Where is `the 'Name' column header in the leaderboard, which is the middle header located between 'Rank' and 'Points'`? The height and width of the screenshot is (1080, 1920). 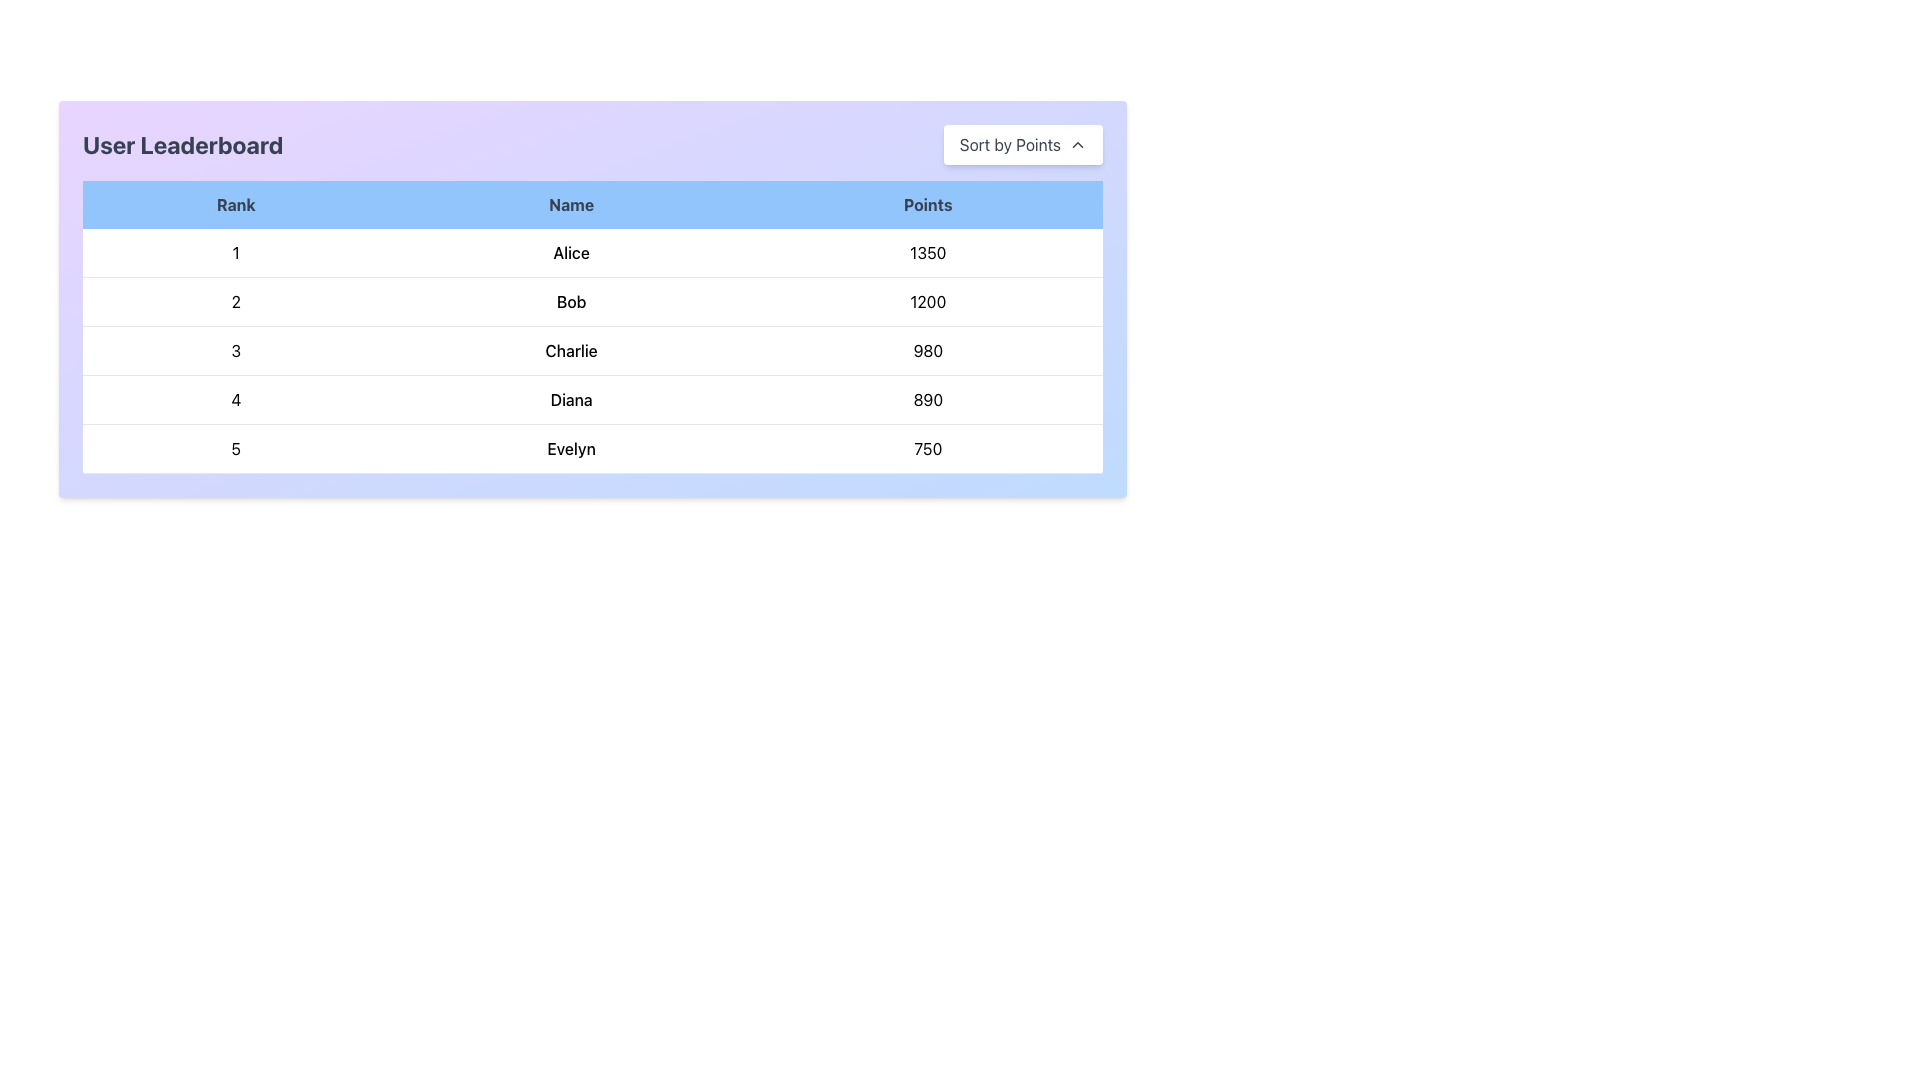 the 'Name' column header in the leaderboard, which is the middle header located between 'Rank' and 'Points' is located at coordinates (570, 204).